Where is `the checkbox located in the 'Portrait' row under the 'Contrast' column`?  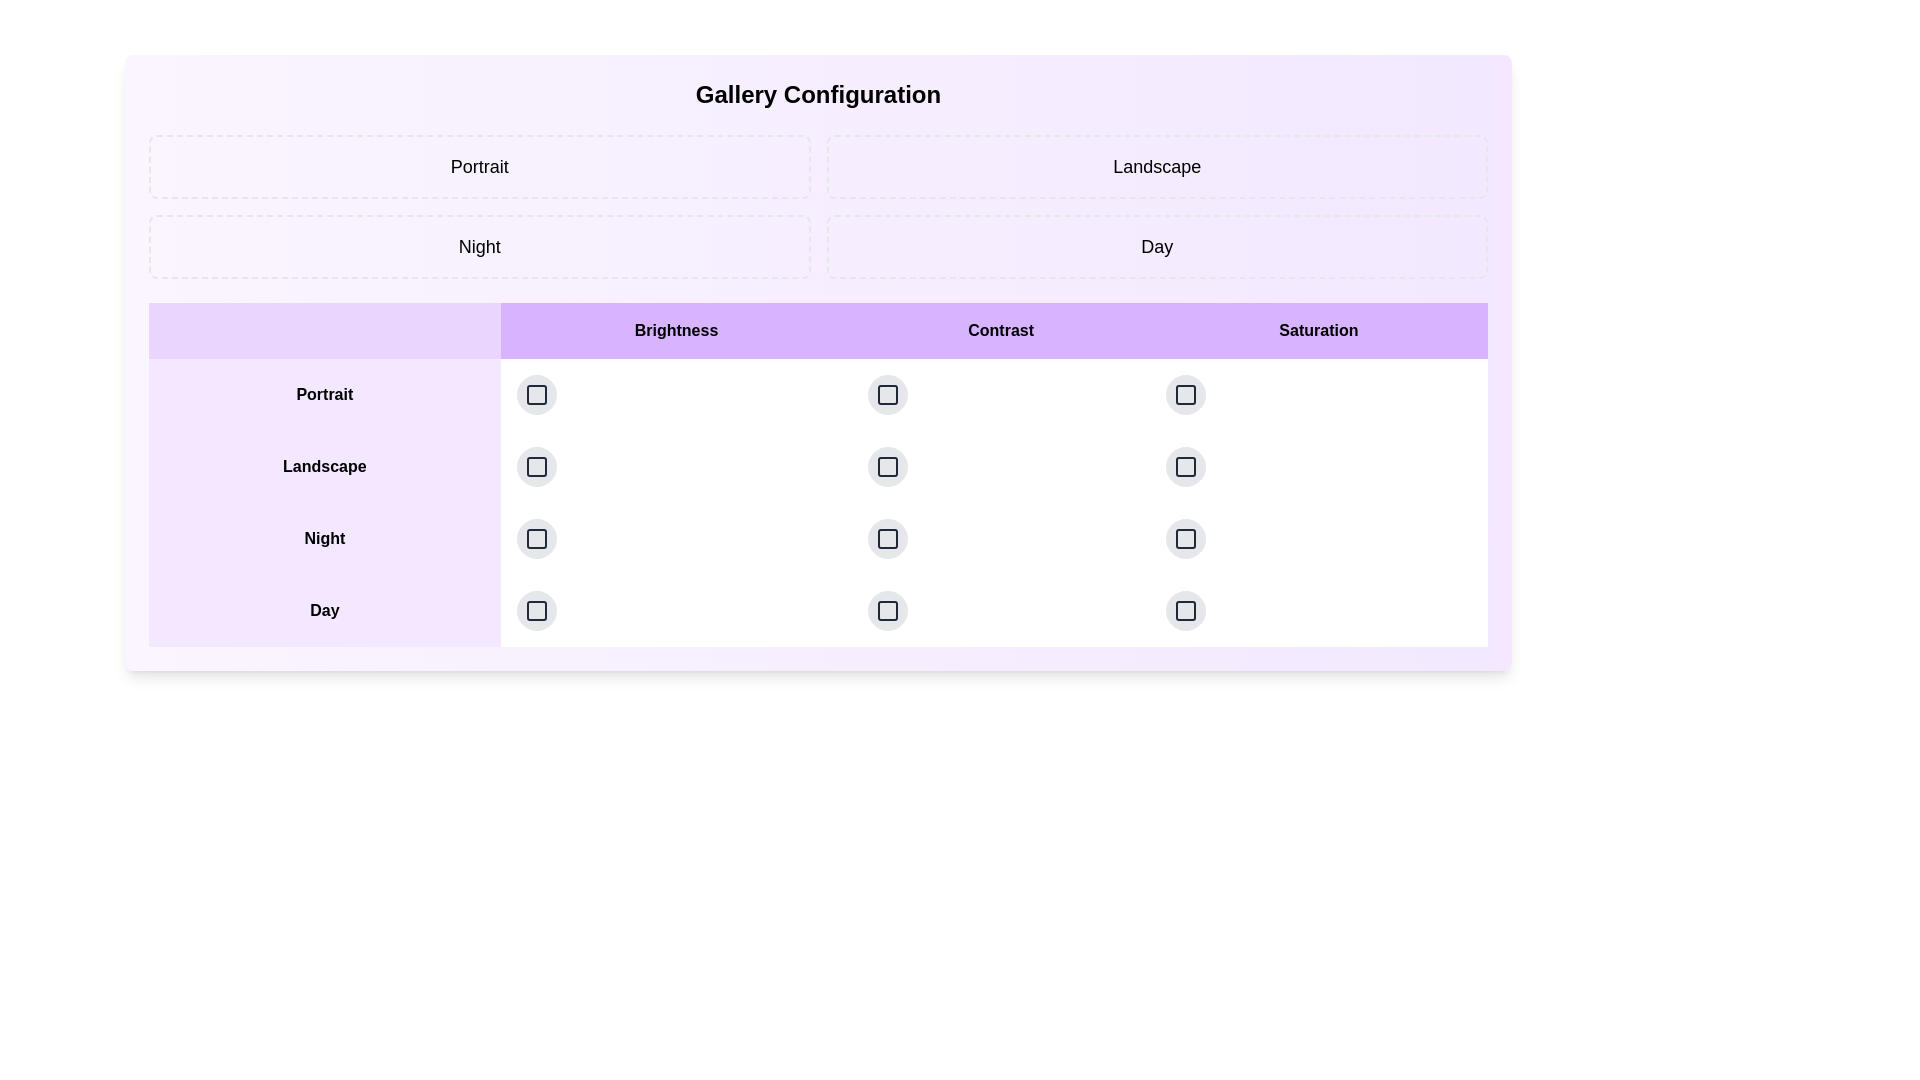
the checkbox located in the 'Portrait' row under the 'Contrast' column is located at coordinates (1001, 394).